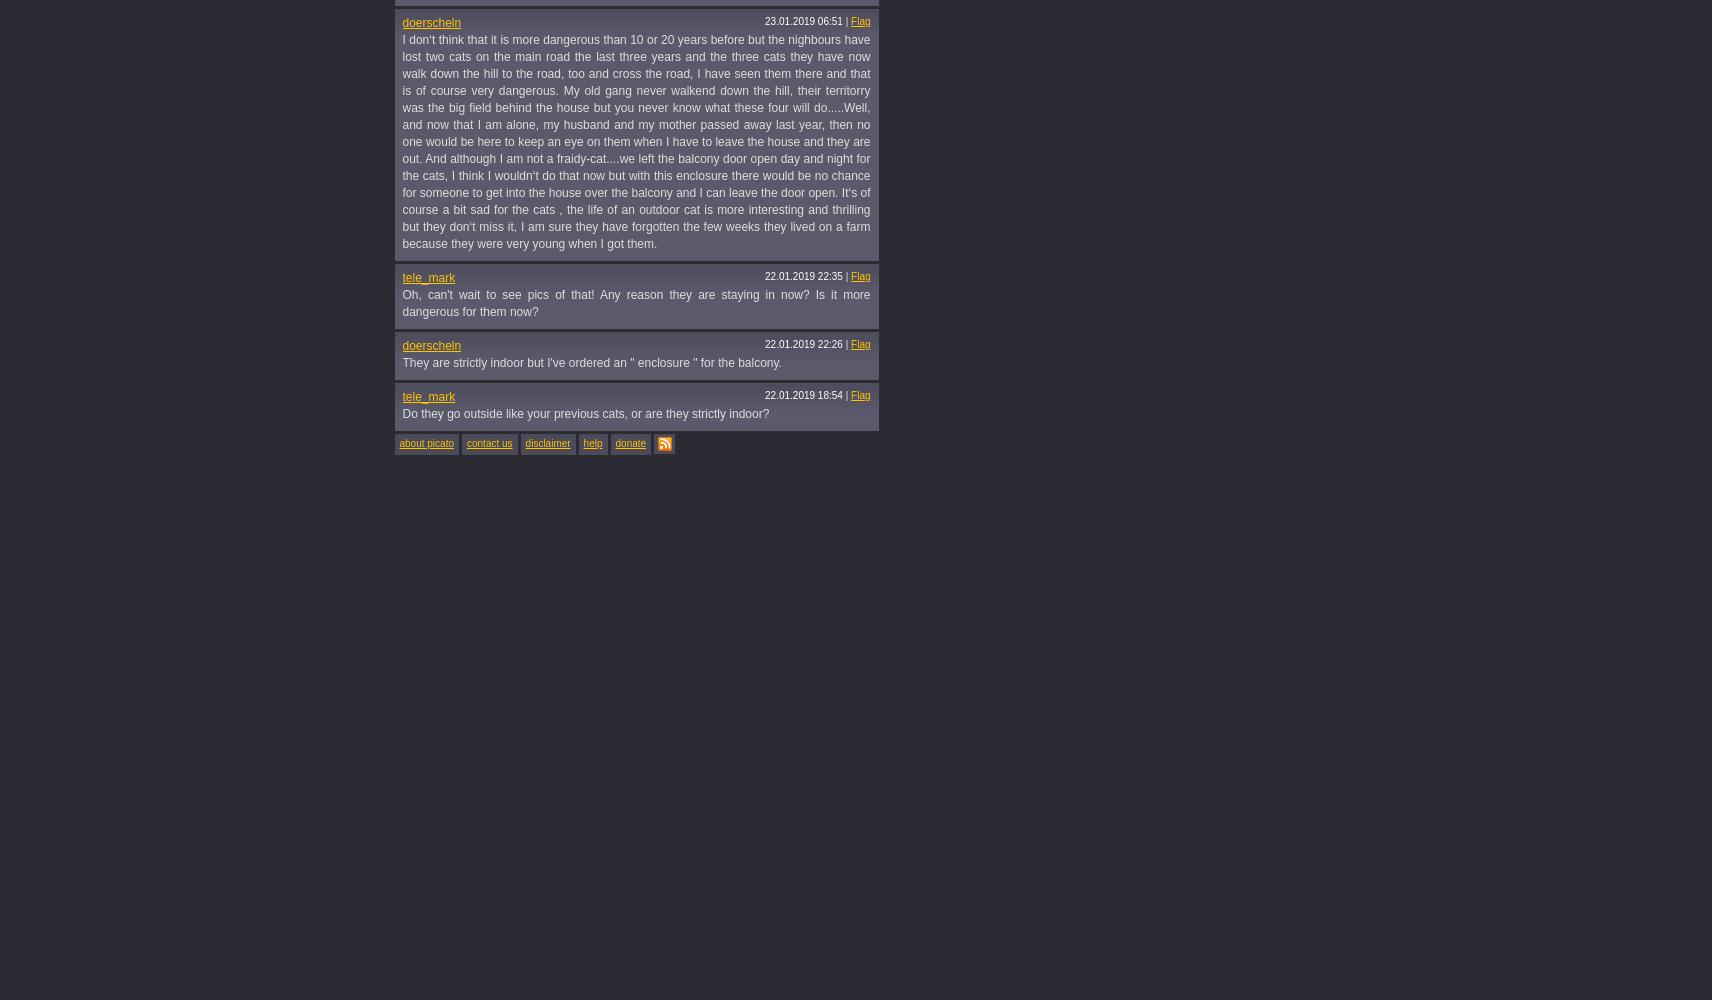 The height and width of the screenshot is (1000, 1712). I want to click on 'Oh, can't wait to see pics of that!  Any reason they are staying in now? Is it more dangerous for them now?', so click(635, 303).